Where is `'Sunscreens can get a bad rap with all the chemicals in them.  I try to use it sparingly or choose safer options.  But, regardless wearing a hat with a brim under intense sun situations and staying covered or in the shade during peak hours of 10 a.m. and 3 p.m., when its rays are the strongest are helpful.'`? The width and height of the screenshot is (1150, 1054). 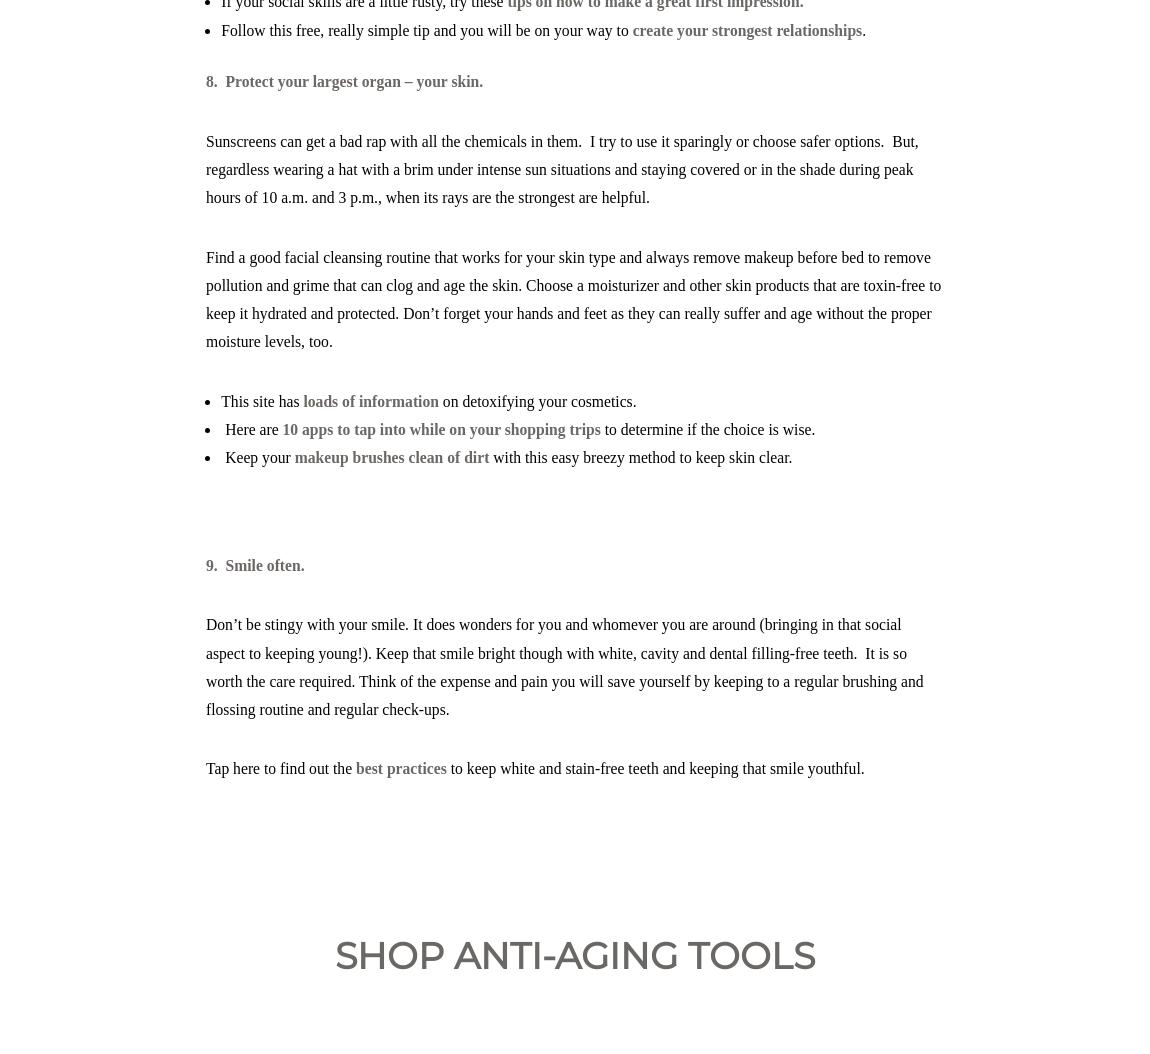
'Sunscreens can get a bad rap with all the chemicals in them.  I try to use it sparingly or choose safer options.  But, regardless wearing a hat with a brim under intense sun situations and staying covered or in the shade during peak hours of 10 a.m. and 3 p.m., when its rays are the strongest are helpful.' is located at coordinates (561, 167).